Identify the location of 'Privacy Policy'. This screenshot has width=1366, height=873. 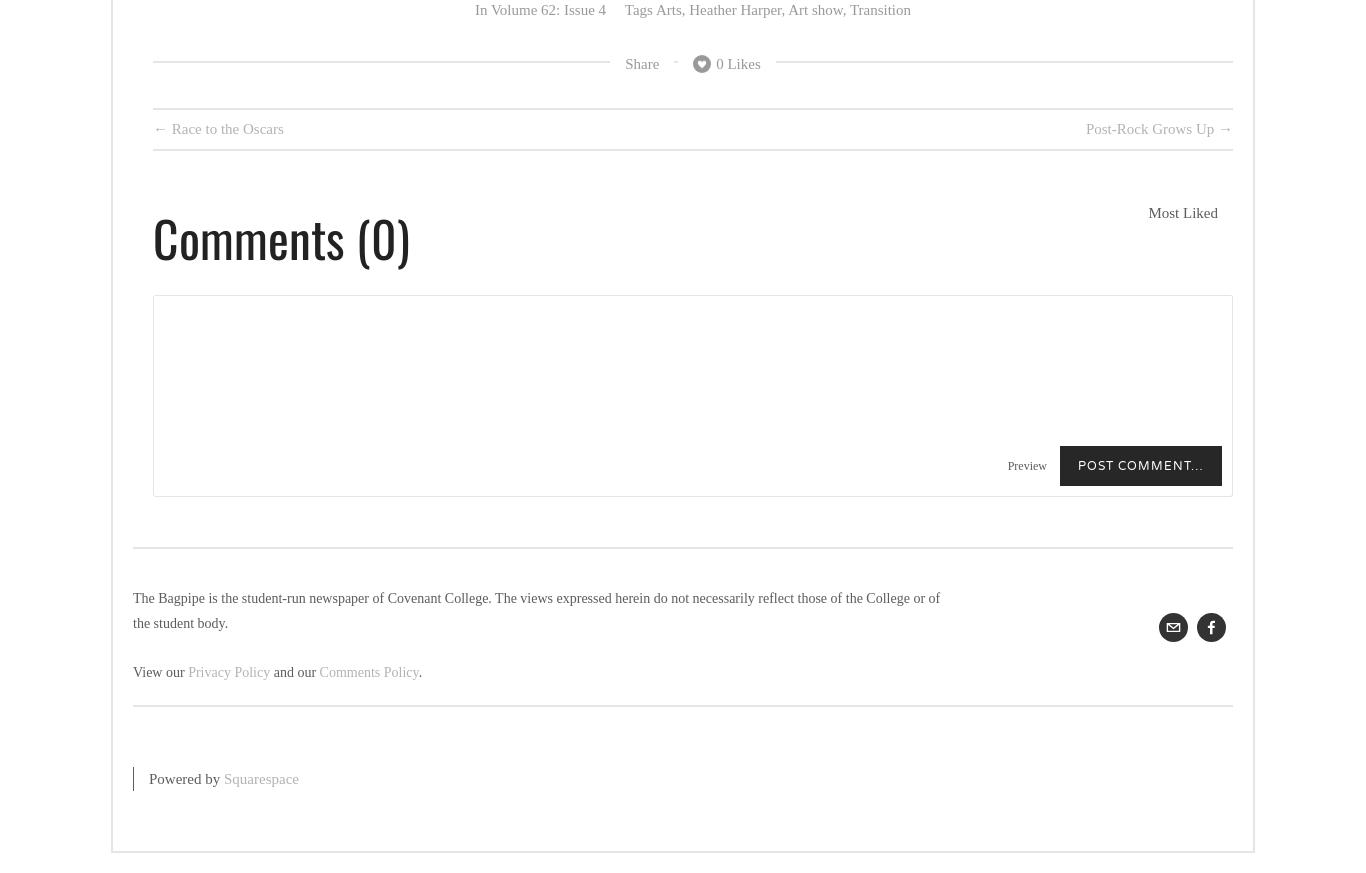
(228, 672).